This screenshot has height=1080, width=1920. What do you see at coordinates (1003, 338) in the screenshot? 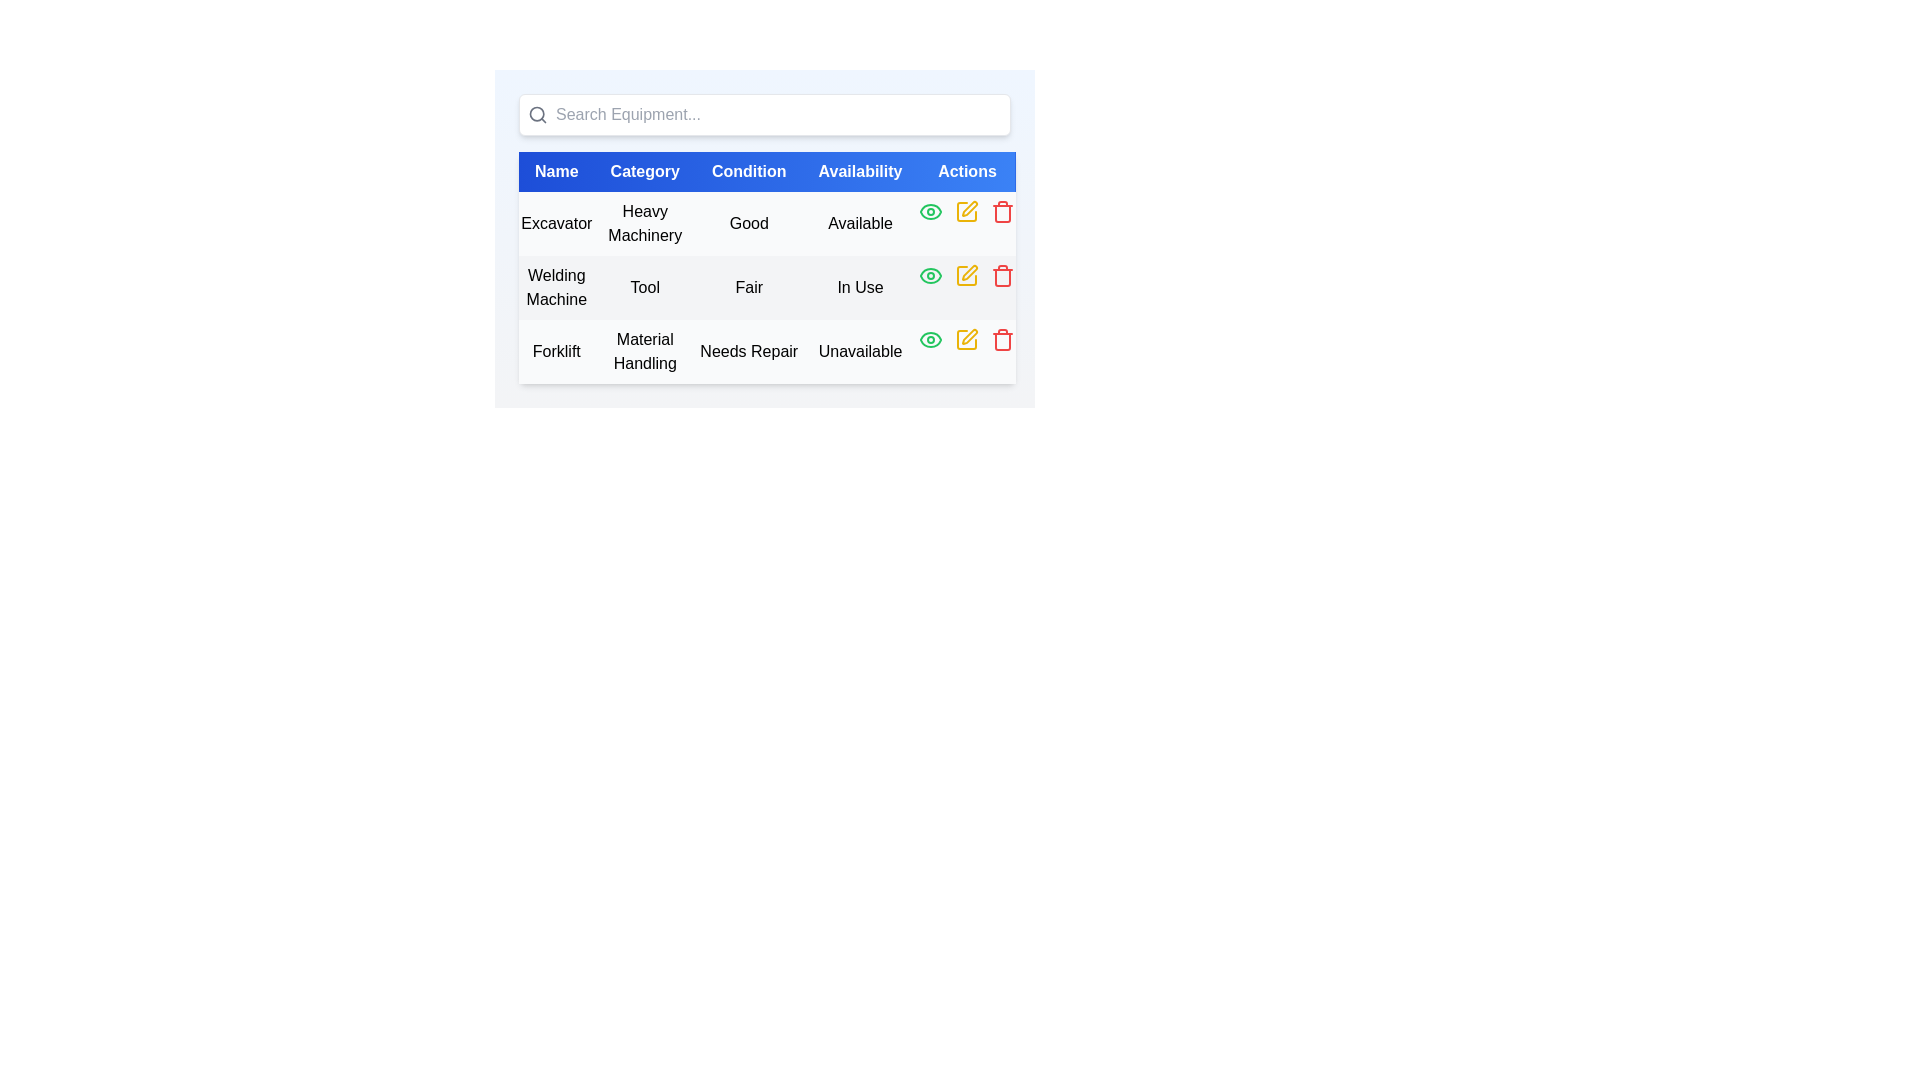
I see `the delete icon button located in the 'Actions' column for the 'Forklift' entry` at bounding box center [1003, 338].